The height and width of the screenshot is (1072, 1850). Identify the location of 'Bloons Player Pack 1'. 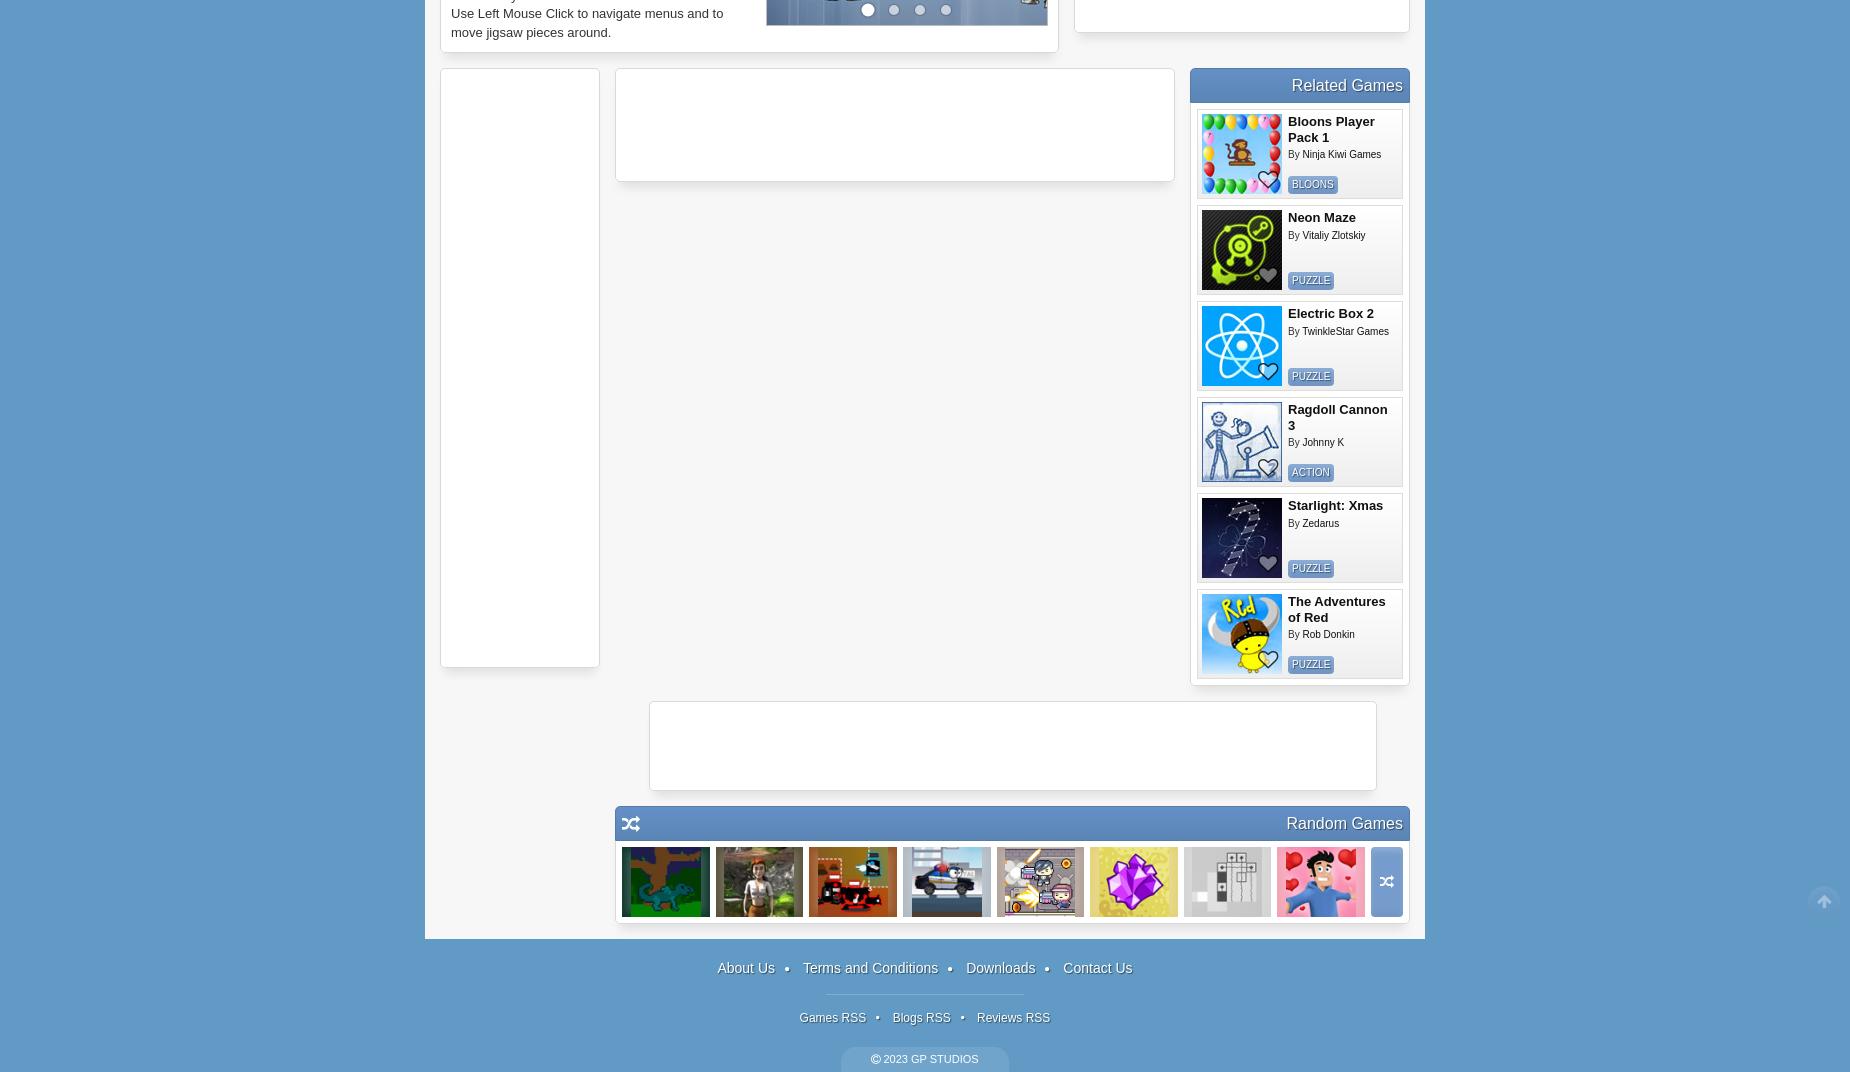
(1330, 128).